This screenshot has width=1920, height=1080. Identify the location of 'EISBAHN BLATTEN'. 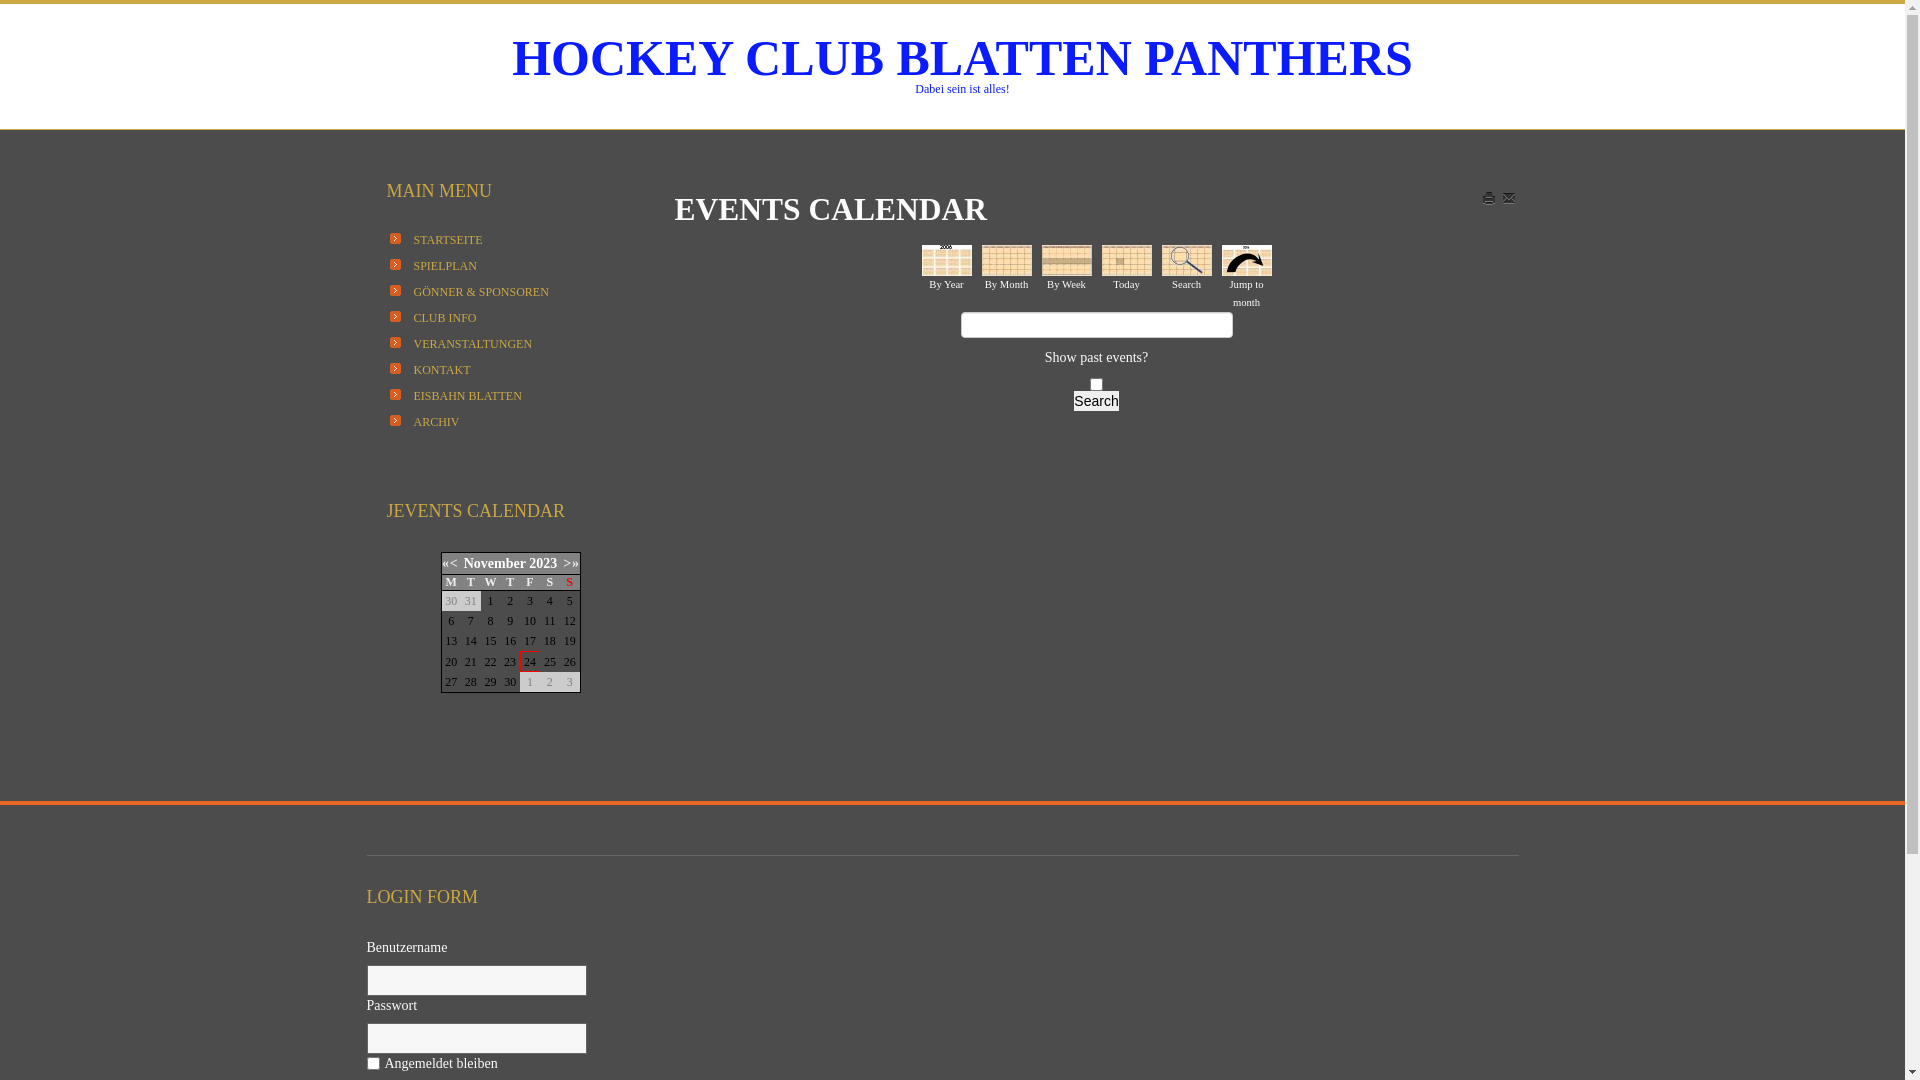
(466, 396).